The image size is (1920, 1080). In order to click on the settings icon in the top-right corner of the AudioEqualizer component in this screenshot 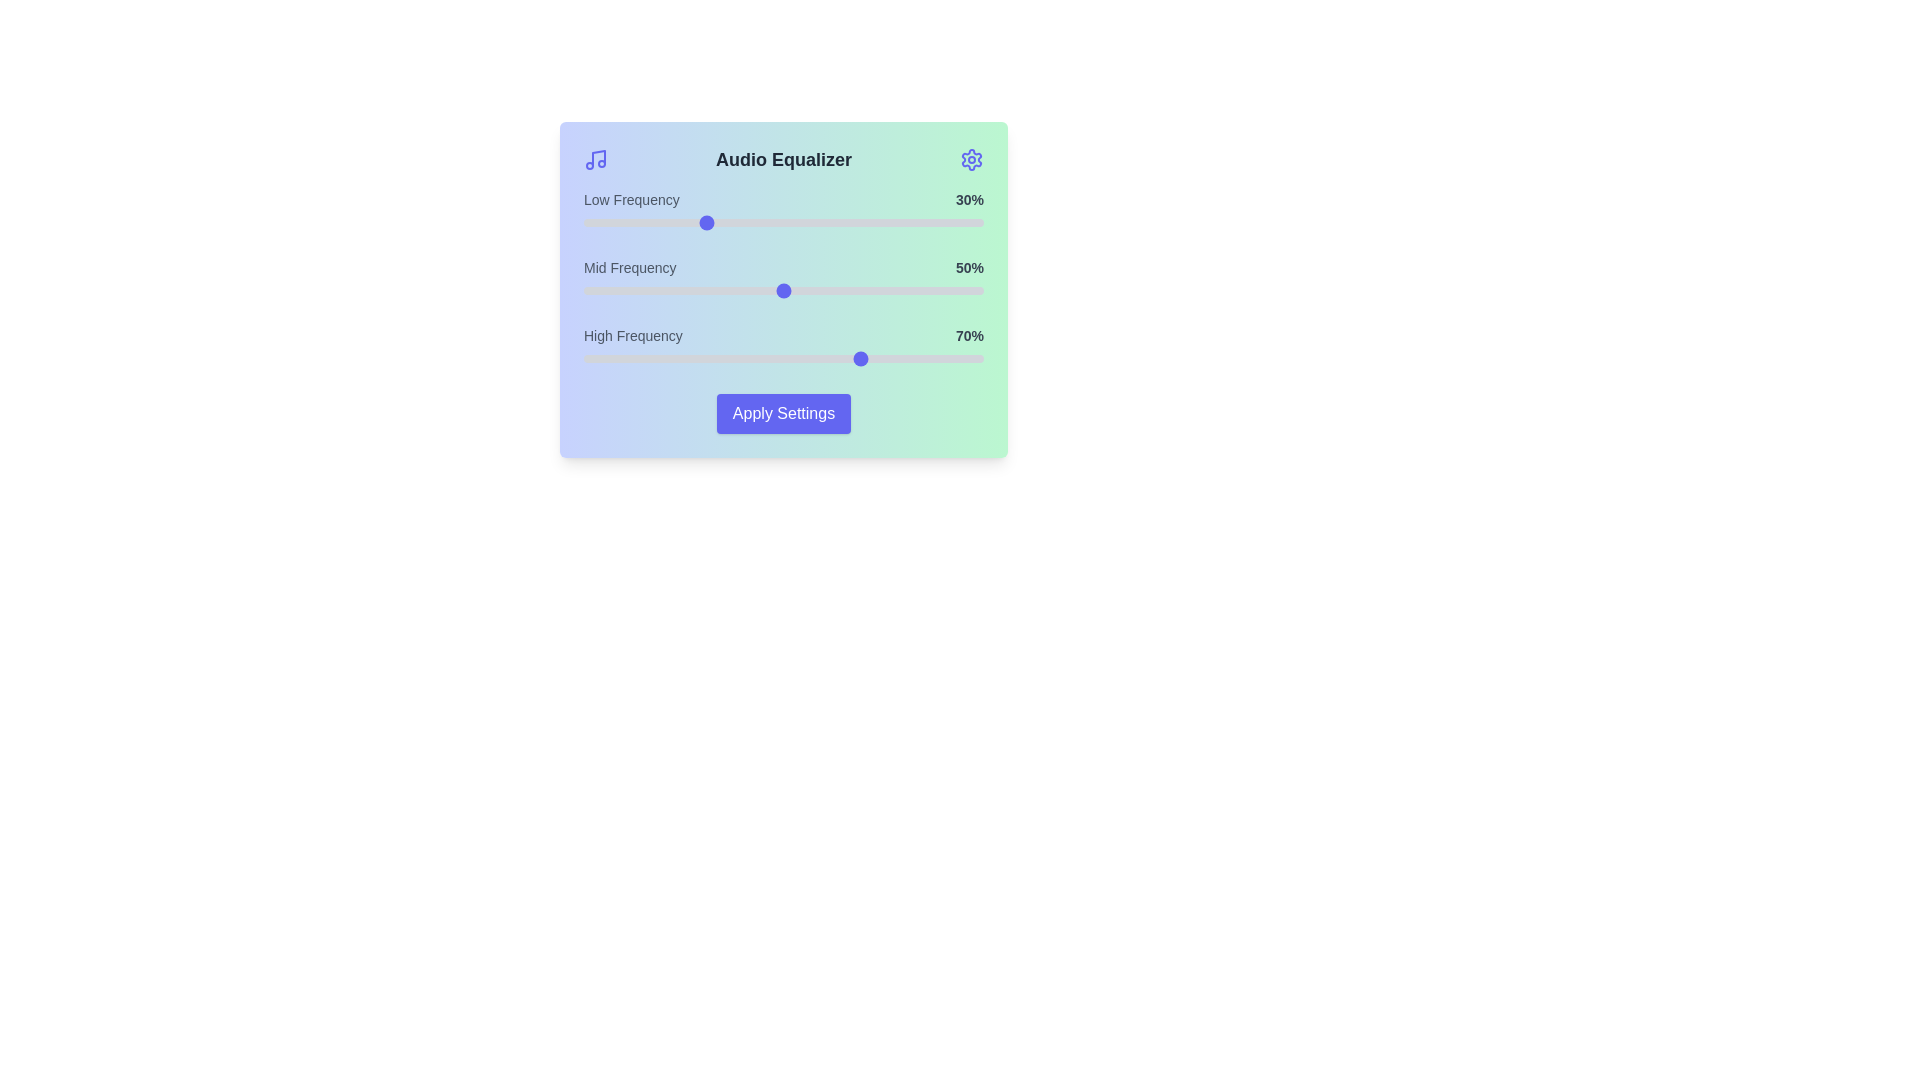, I will do `click(971, 158)`.